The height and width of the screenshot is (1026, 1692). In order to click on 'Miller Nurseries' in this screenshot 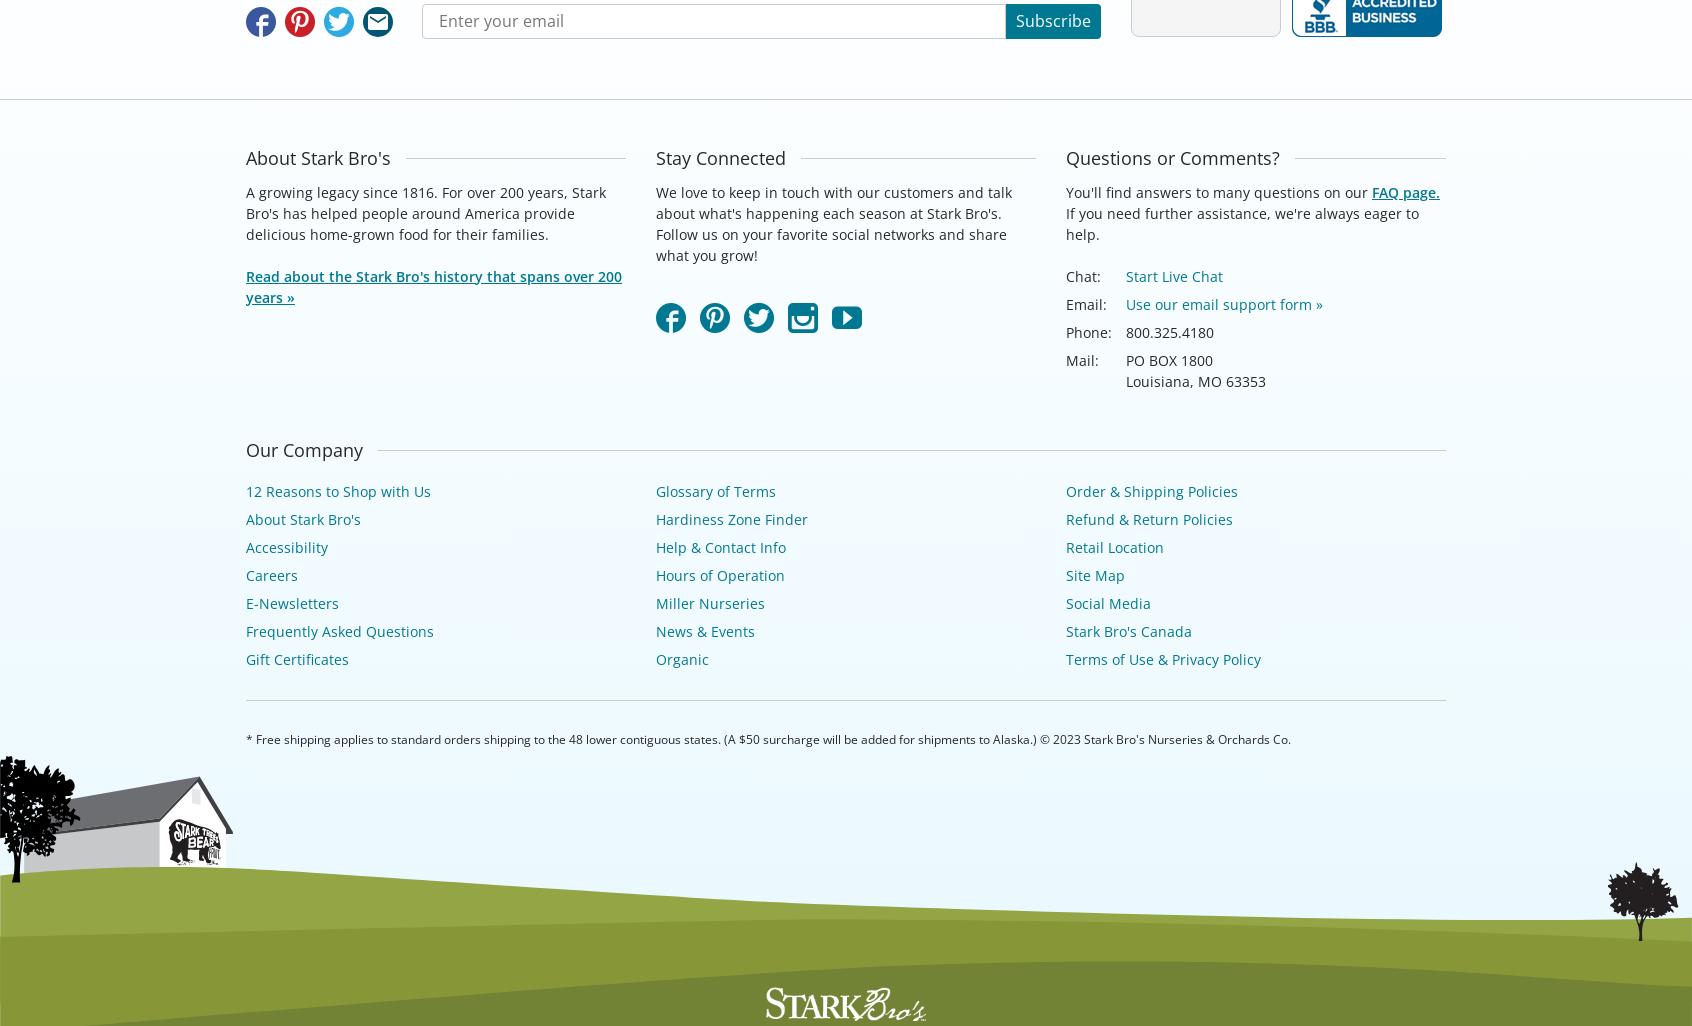, I will do `click(709, 601)`.